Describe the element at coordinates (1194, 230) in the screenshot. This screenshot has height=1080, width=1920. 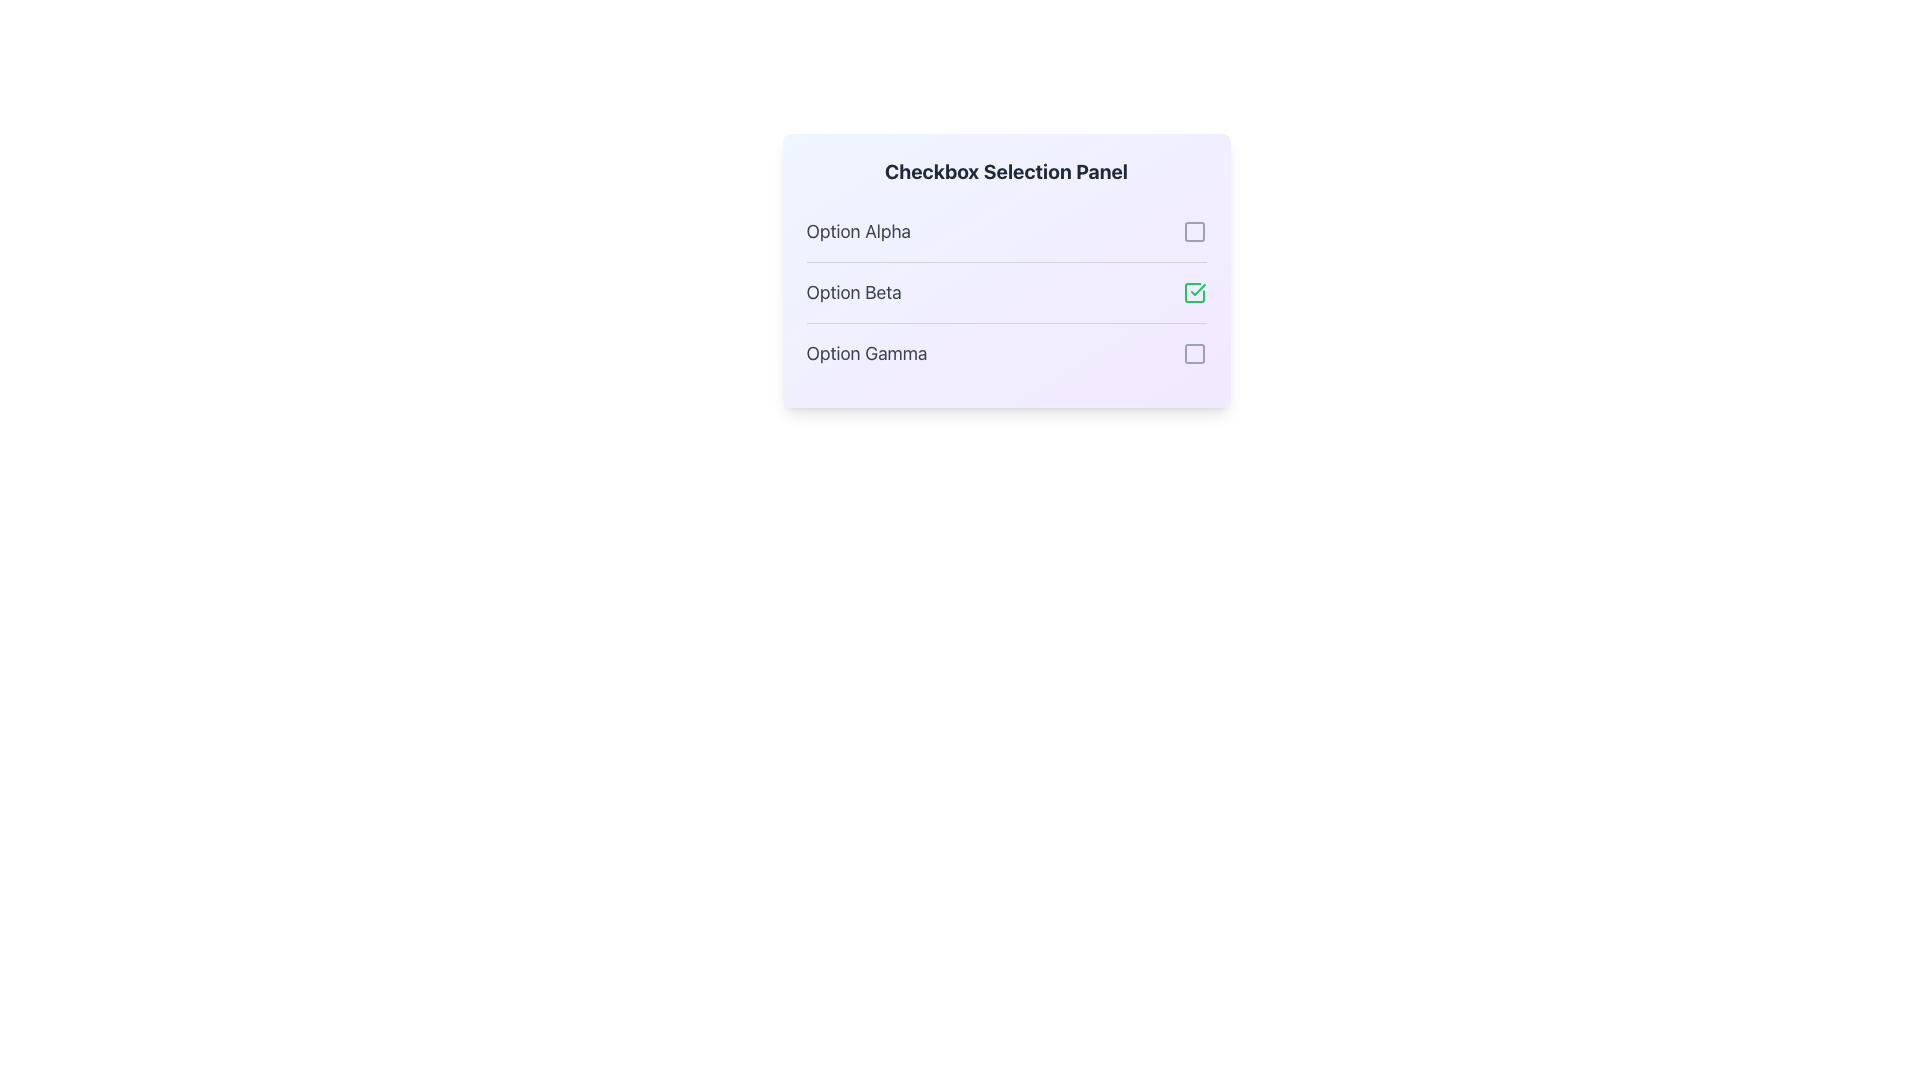
I see `the checkbox associated with the 'Option Alpha' label` at that location.